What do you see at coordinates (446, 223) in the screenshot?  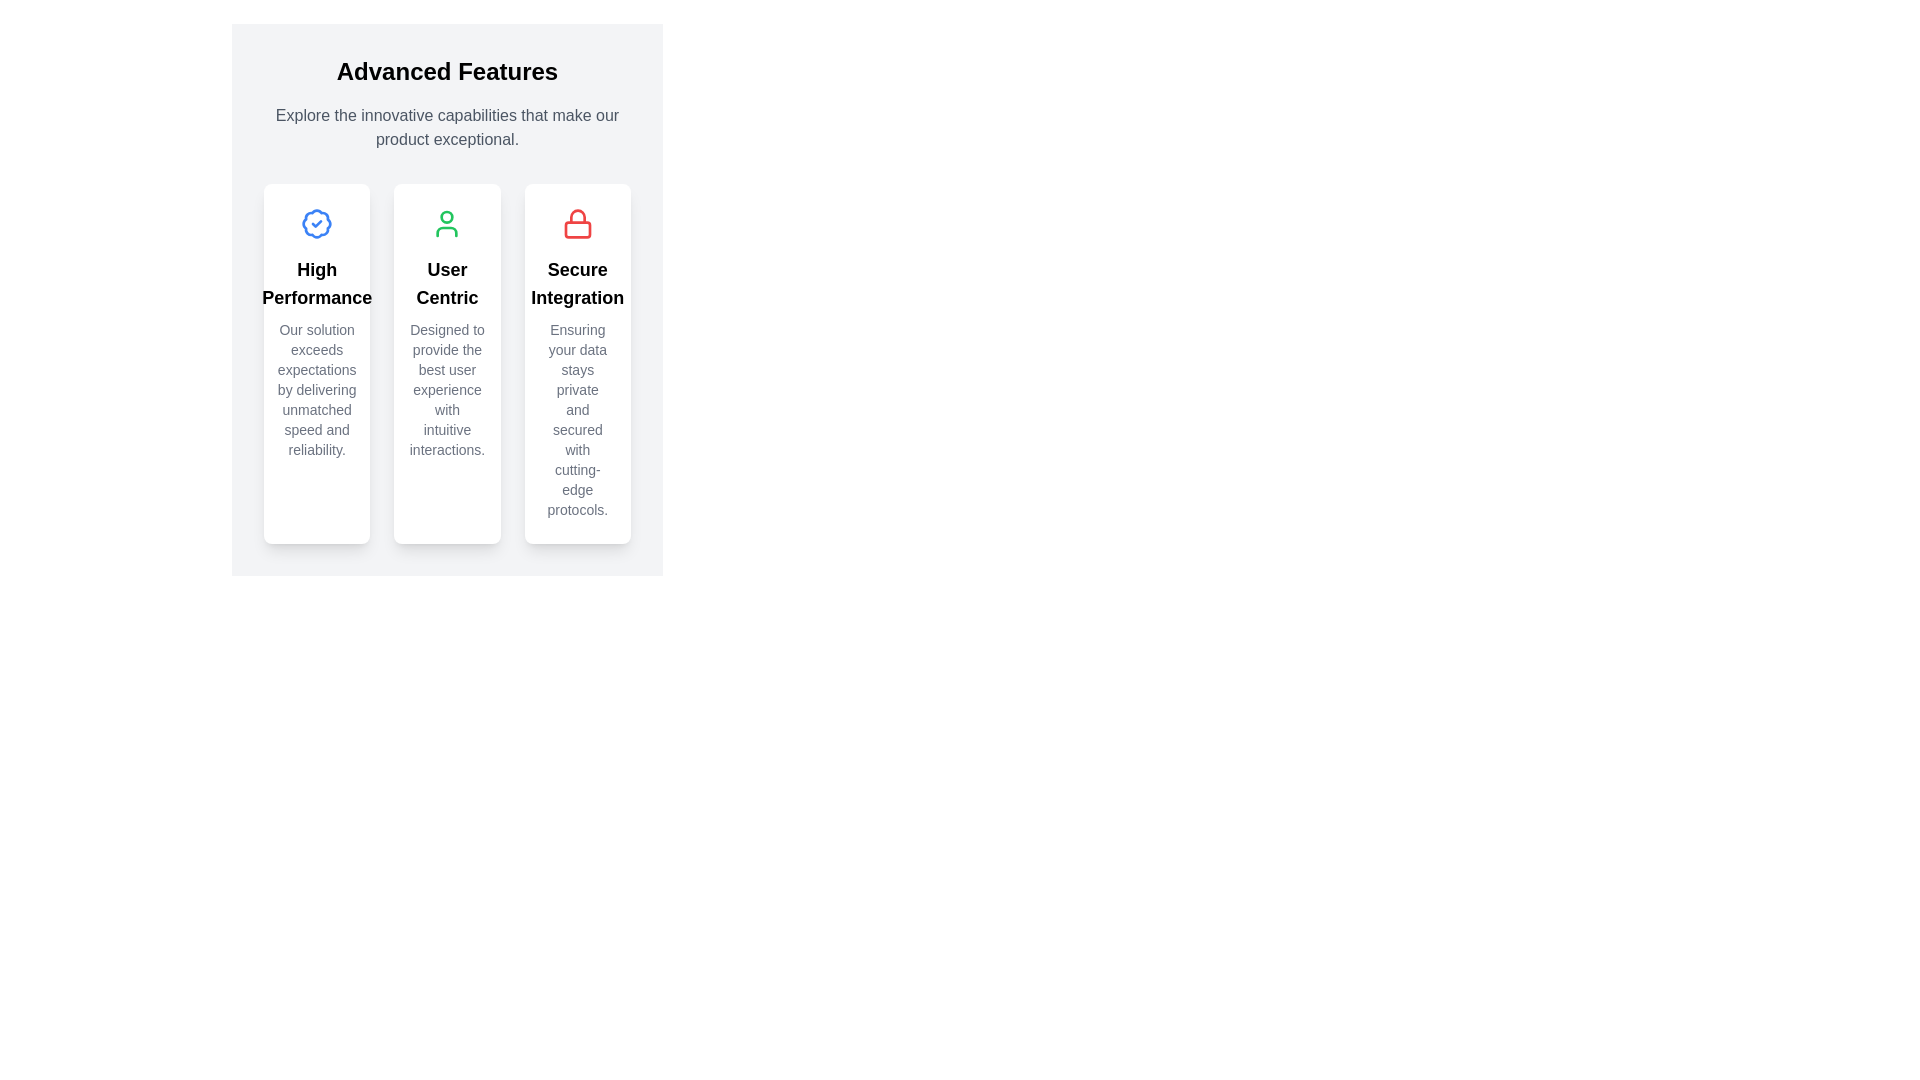 I see `the green-colored user icon, which has a circular head and body outline, located above the text 'User Centric'` at bounding box center [446, 223].